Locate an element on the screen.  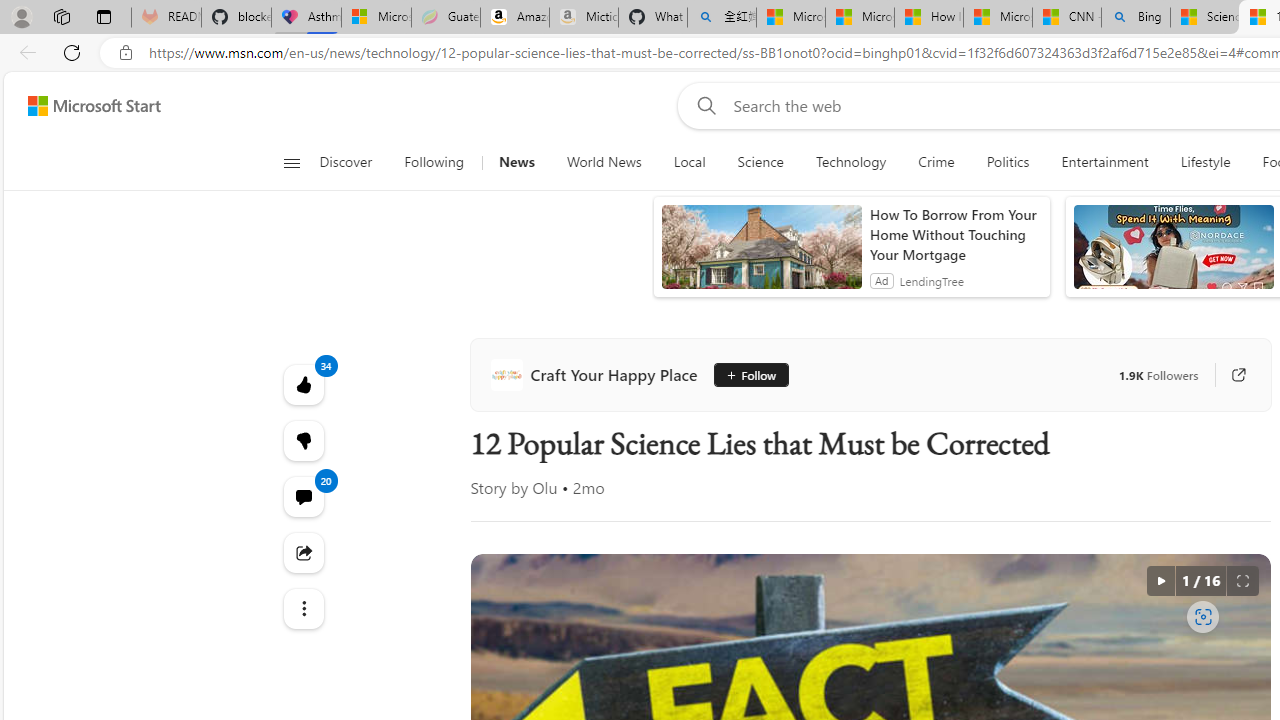
'Follow' is located at coordinates (743, 375).